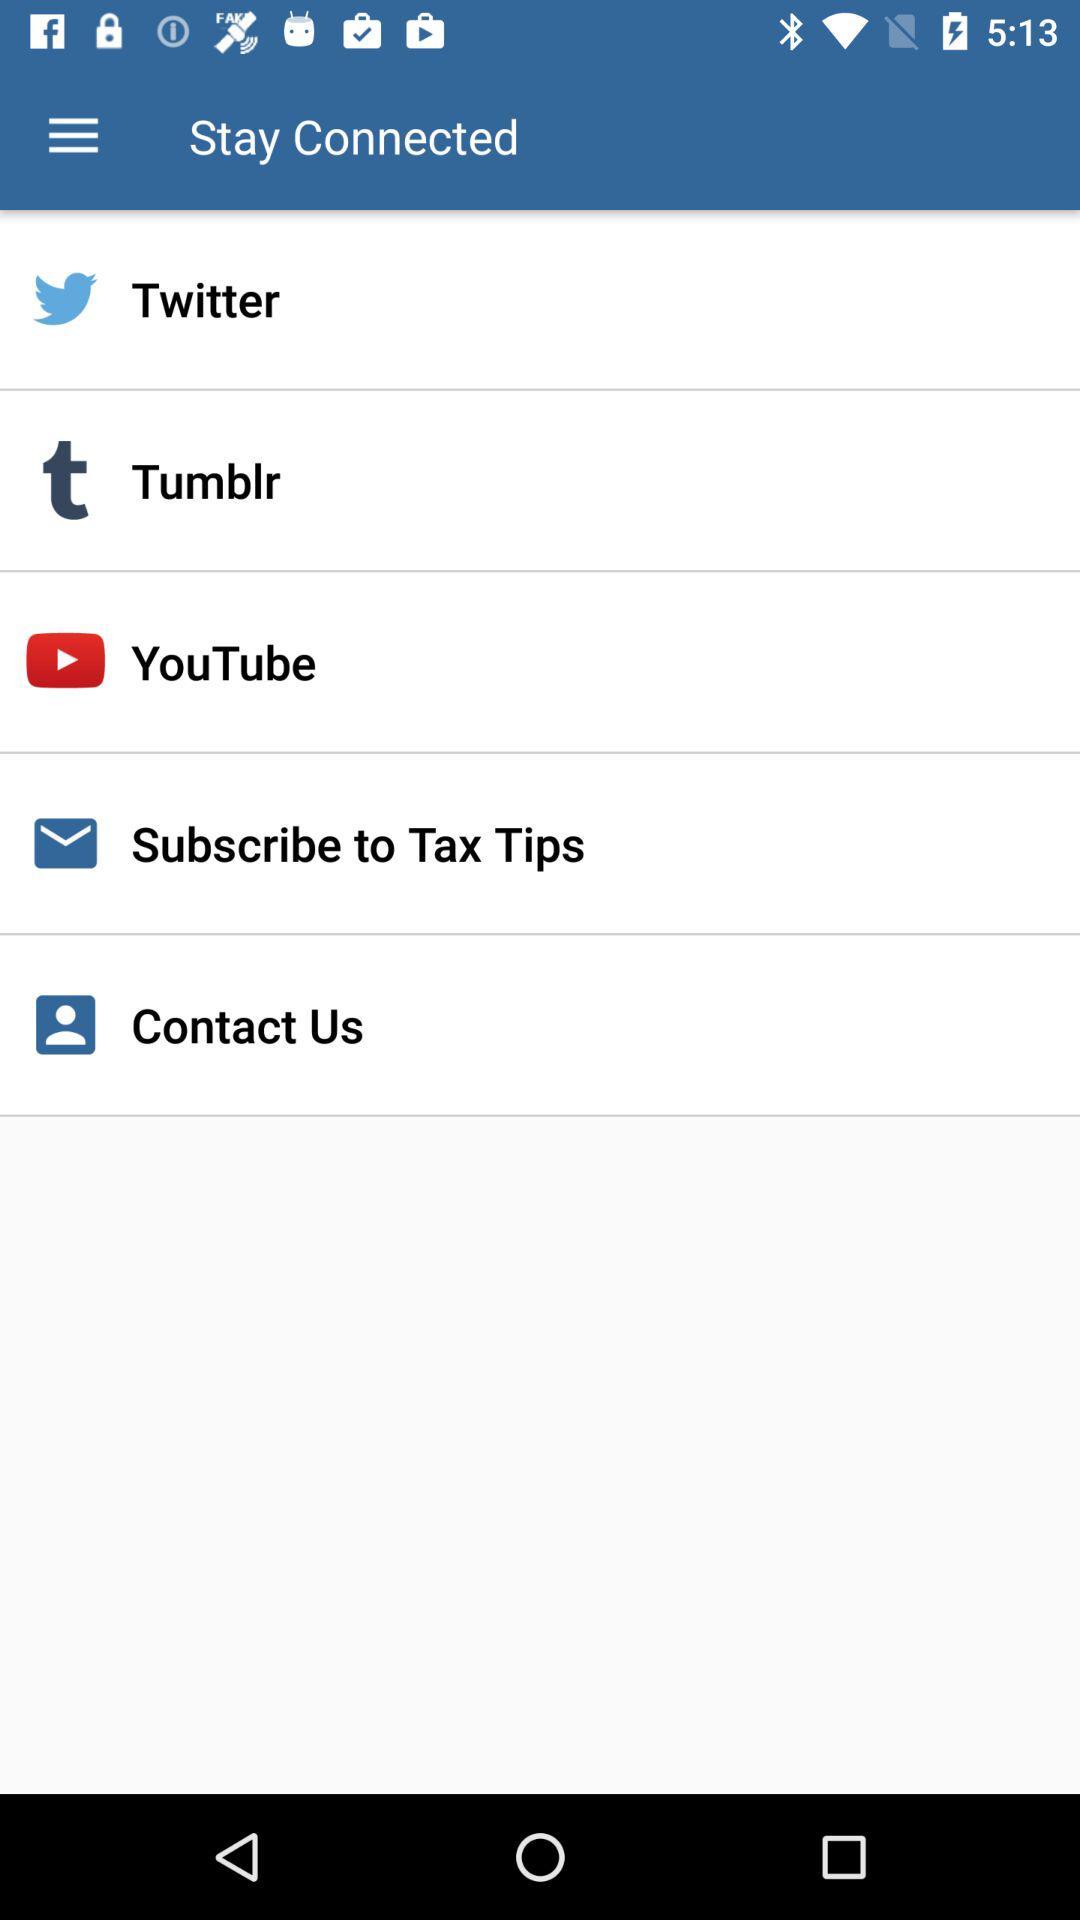  I want to click on the subscribe to tax icon, so click(540, 843).